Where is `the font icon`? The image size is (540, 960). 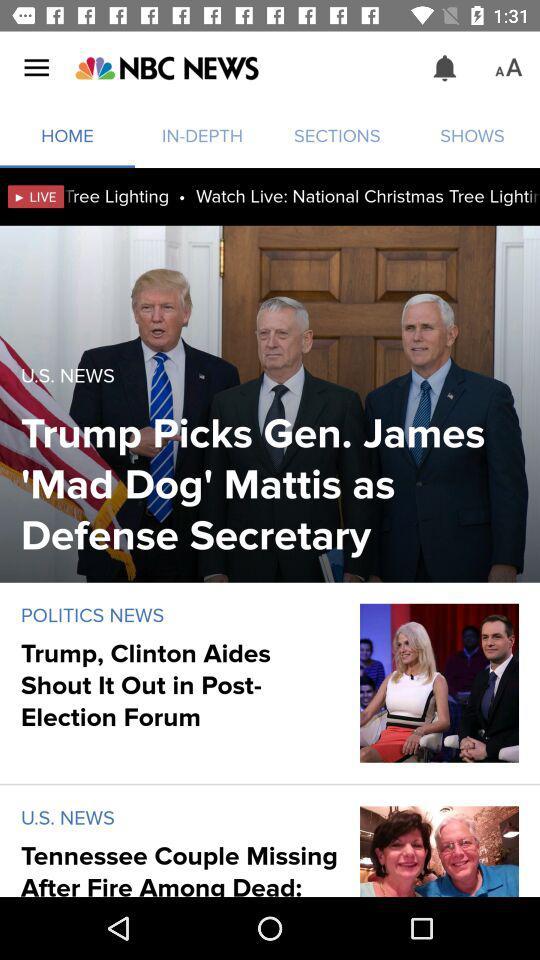
the font icon is located at coordinates (508, 68).